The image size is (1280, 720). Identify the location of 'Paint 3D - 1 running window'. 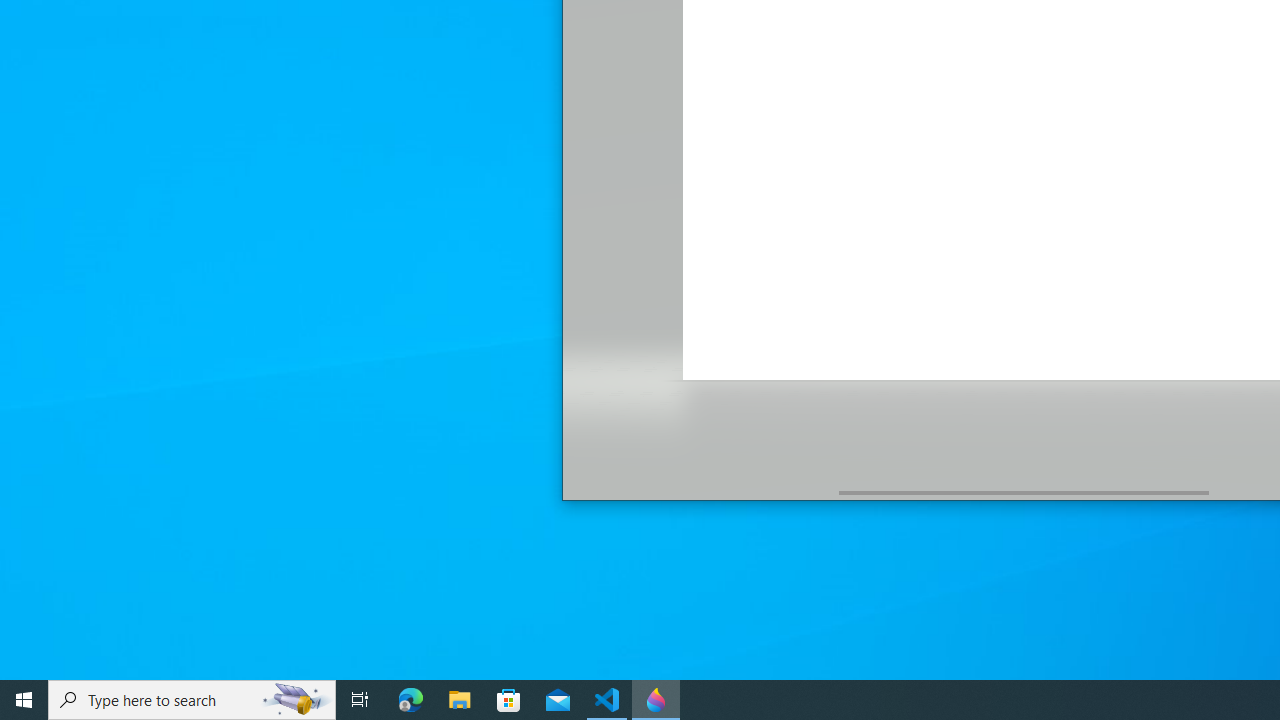
(656, 698).